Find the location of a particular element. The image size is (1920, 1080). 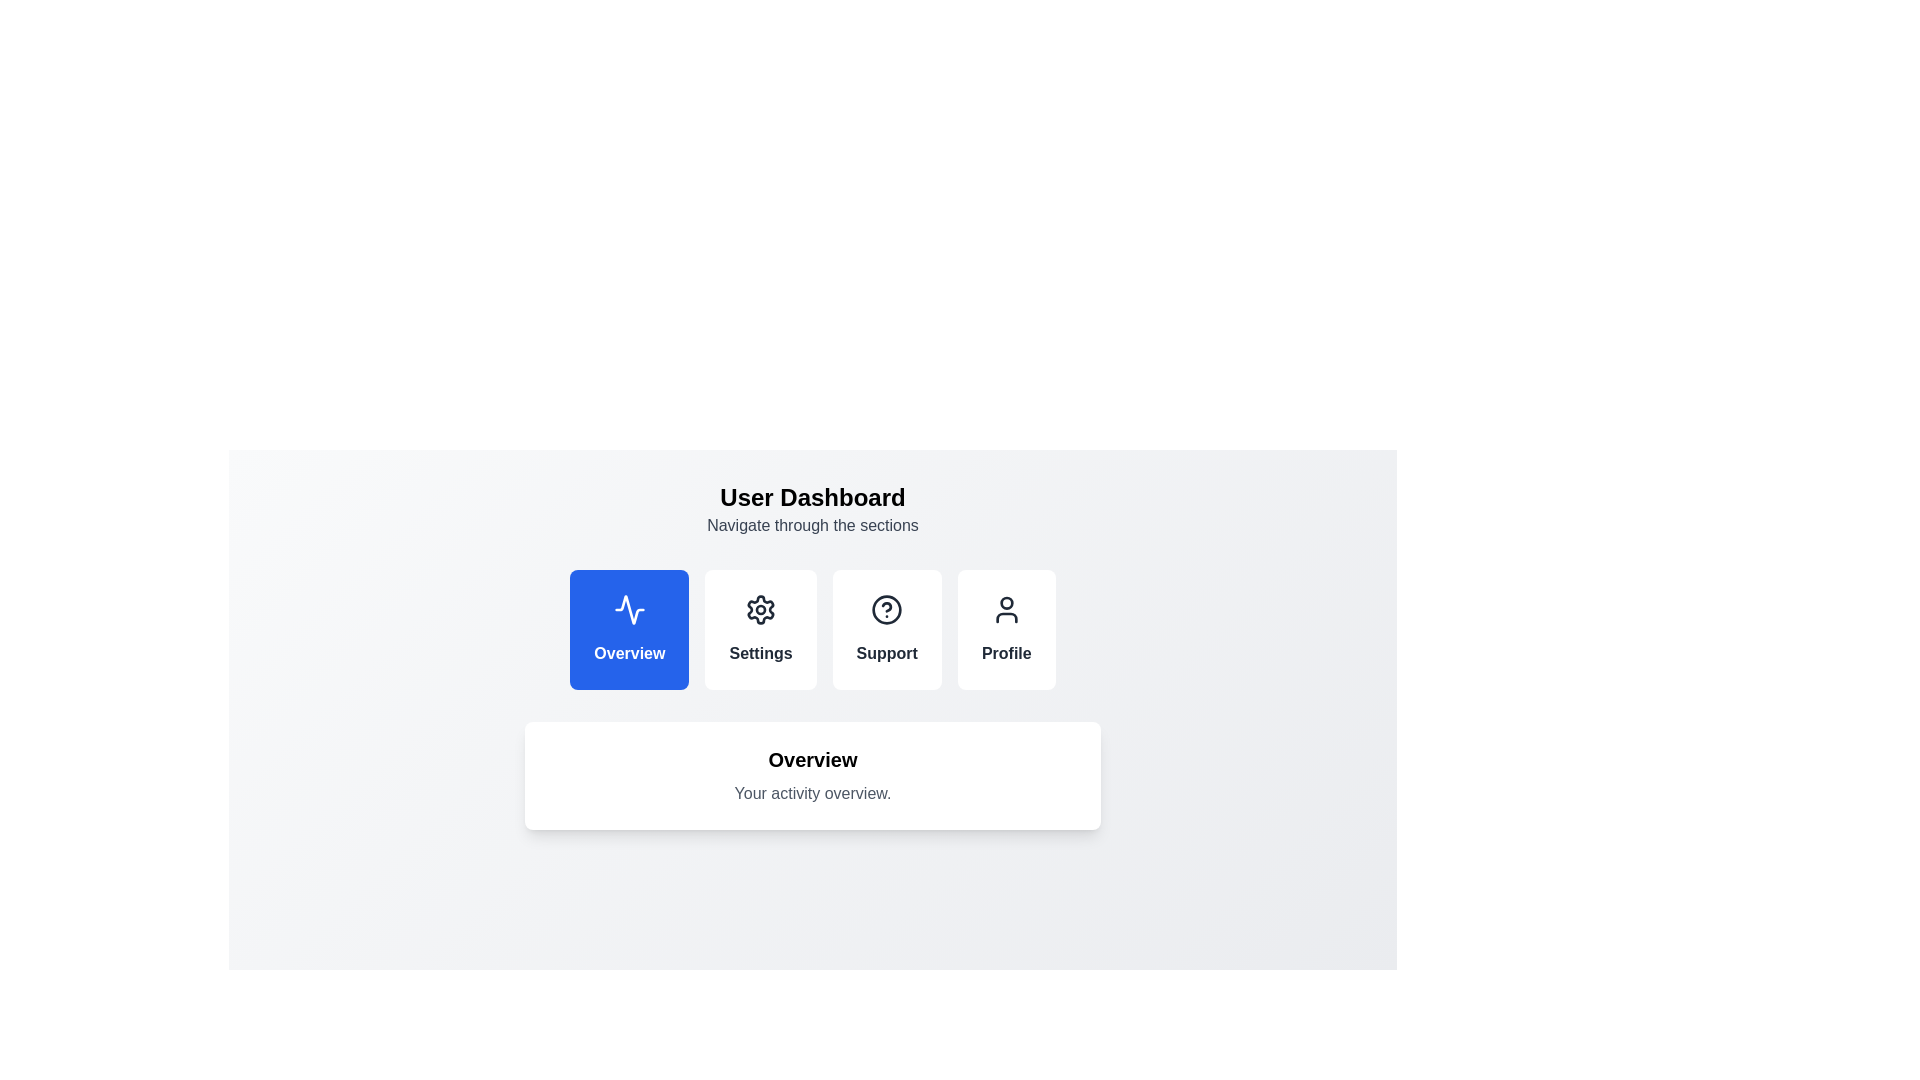

instruction text label located below the main heading 'User Dashboard', which guides users to explore the dashboard features is located at coordinates (812, 524).